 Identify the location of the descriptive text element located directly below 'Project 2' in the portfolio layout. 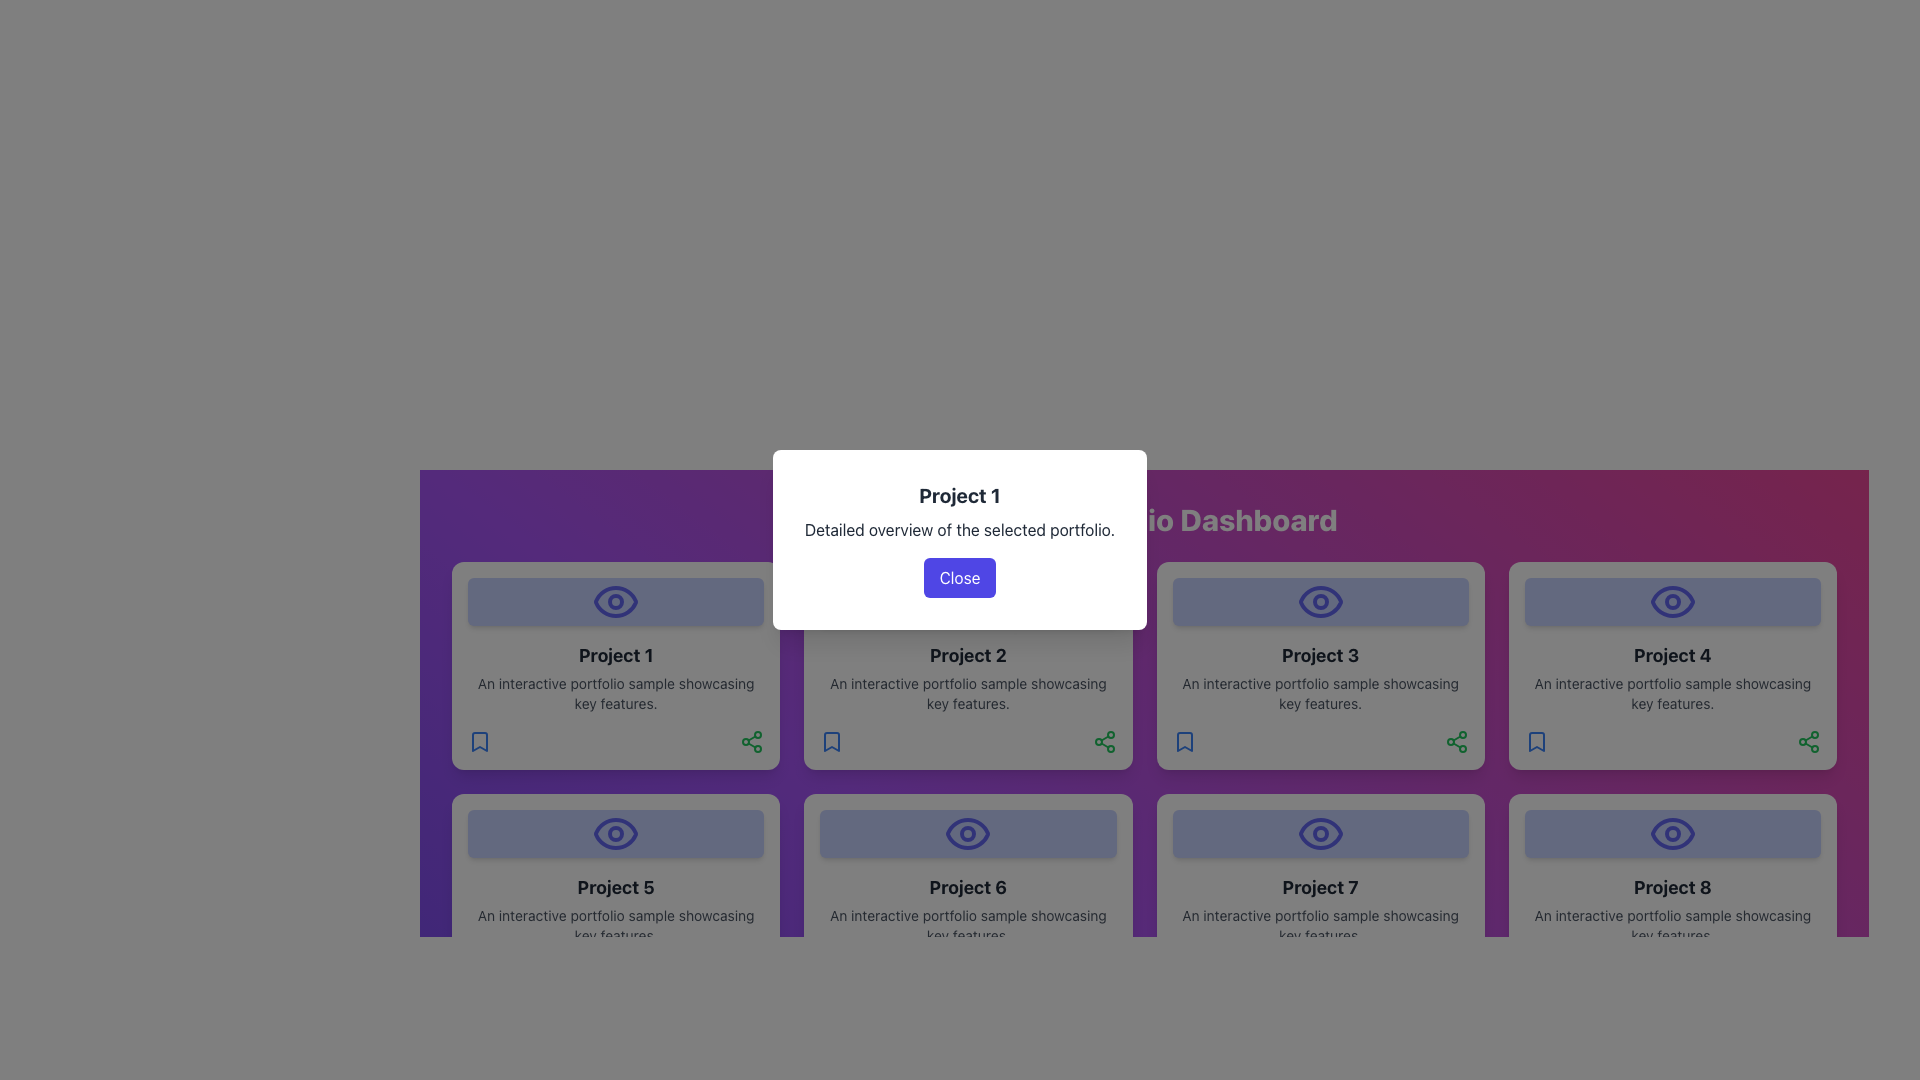
(968, 693).